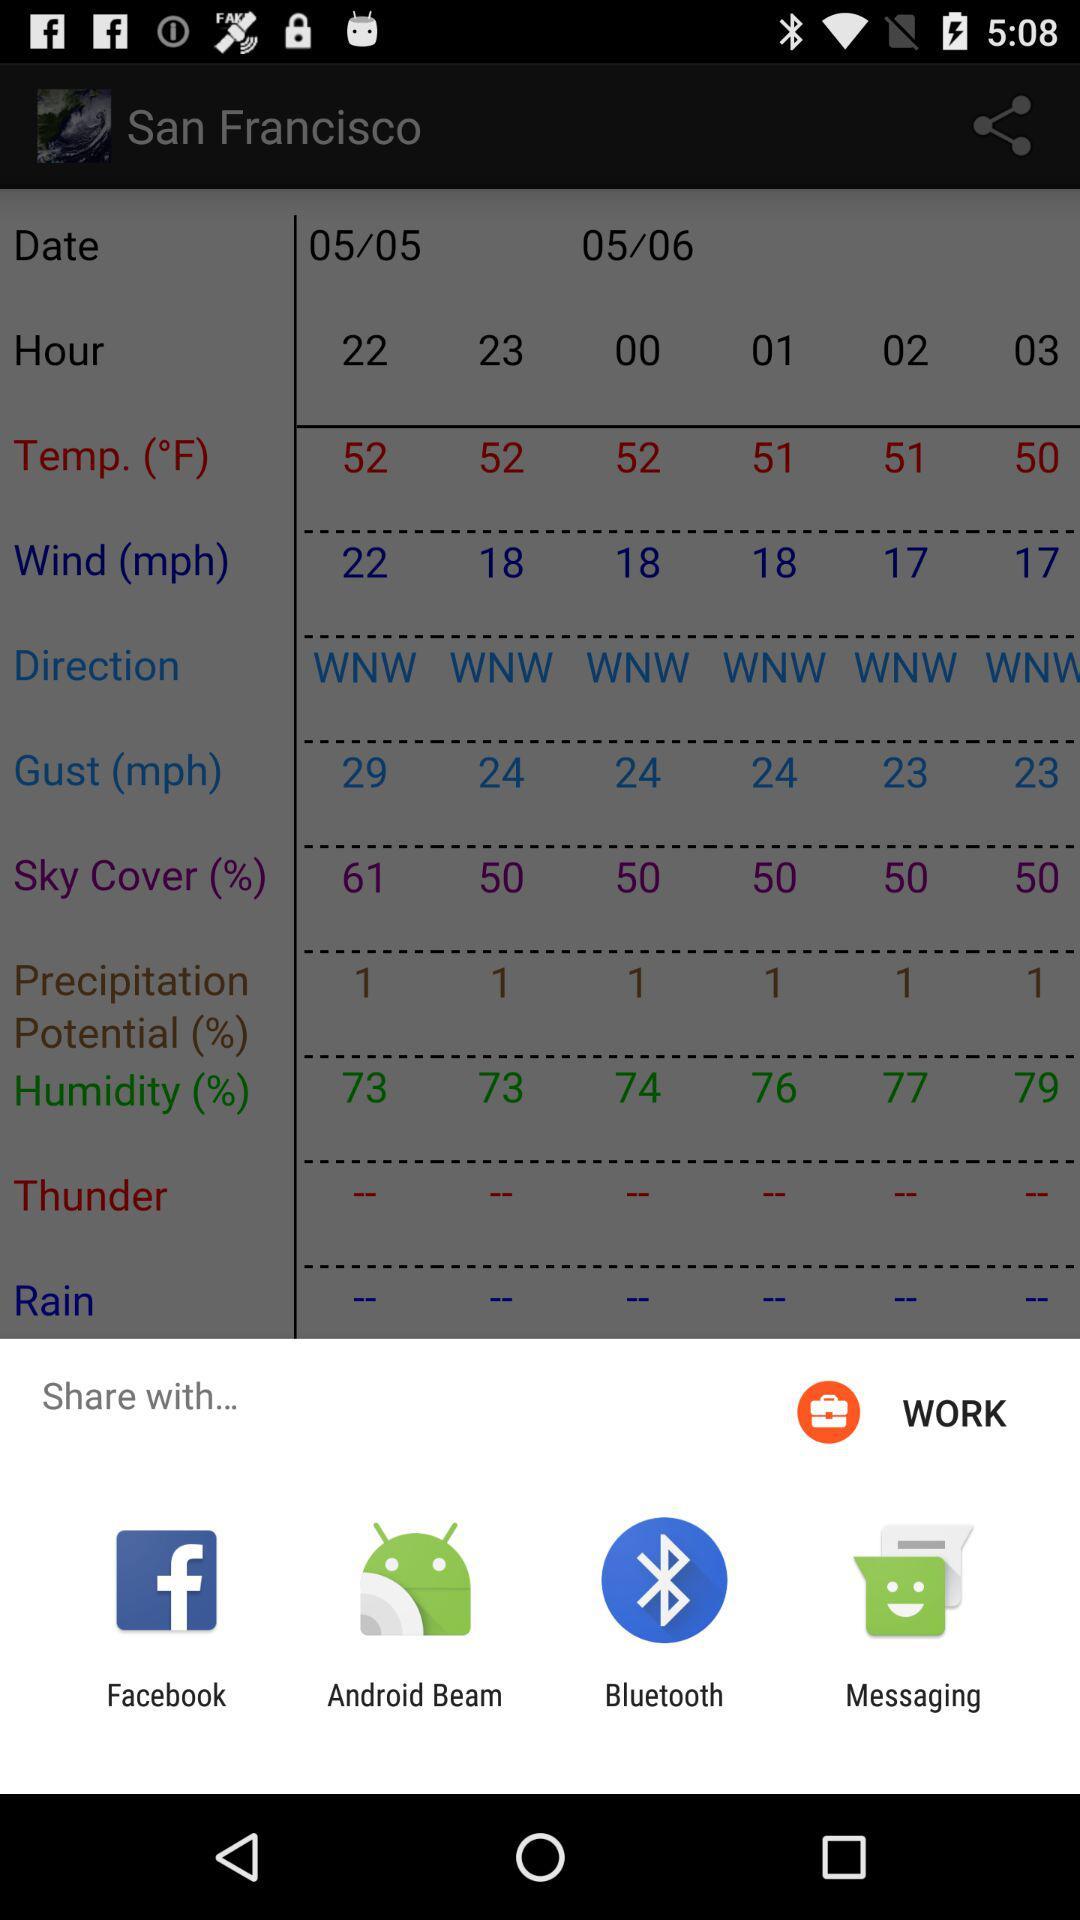 The width and height of the screenshot is (1080, 1920). What do you see at coordinates (913, 1711) in the screenshot?
I see `the app next to bluetooth` at bounding box center [913, 1711].